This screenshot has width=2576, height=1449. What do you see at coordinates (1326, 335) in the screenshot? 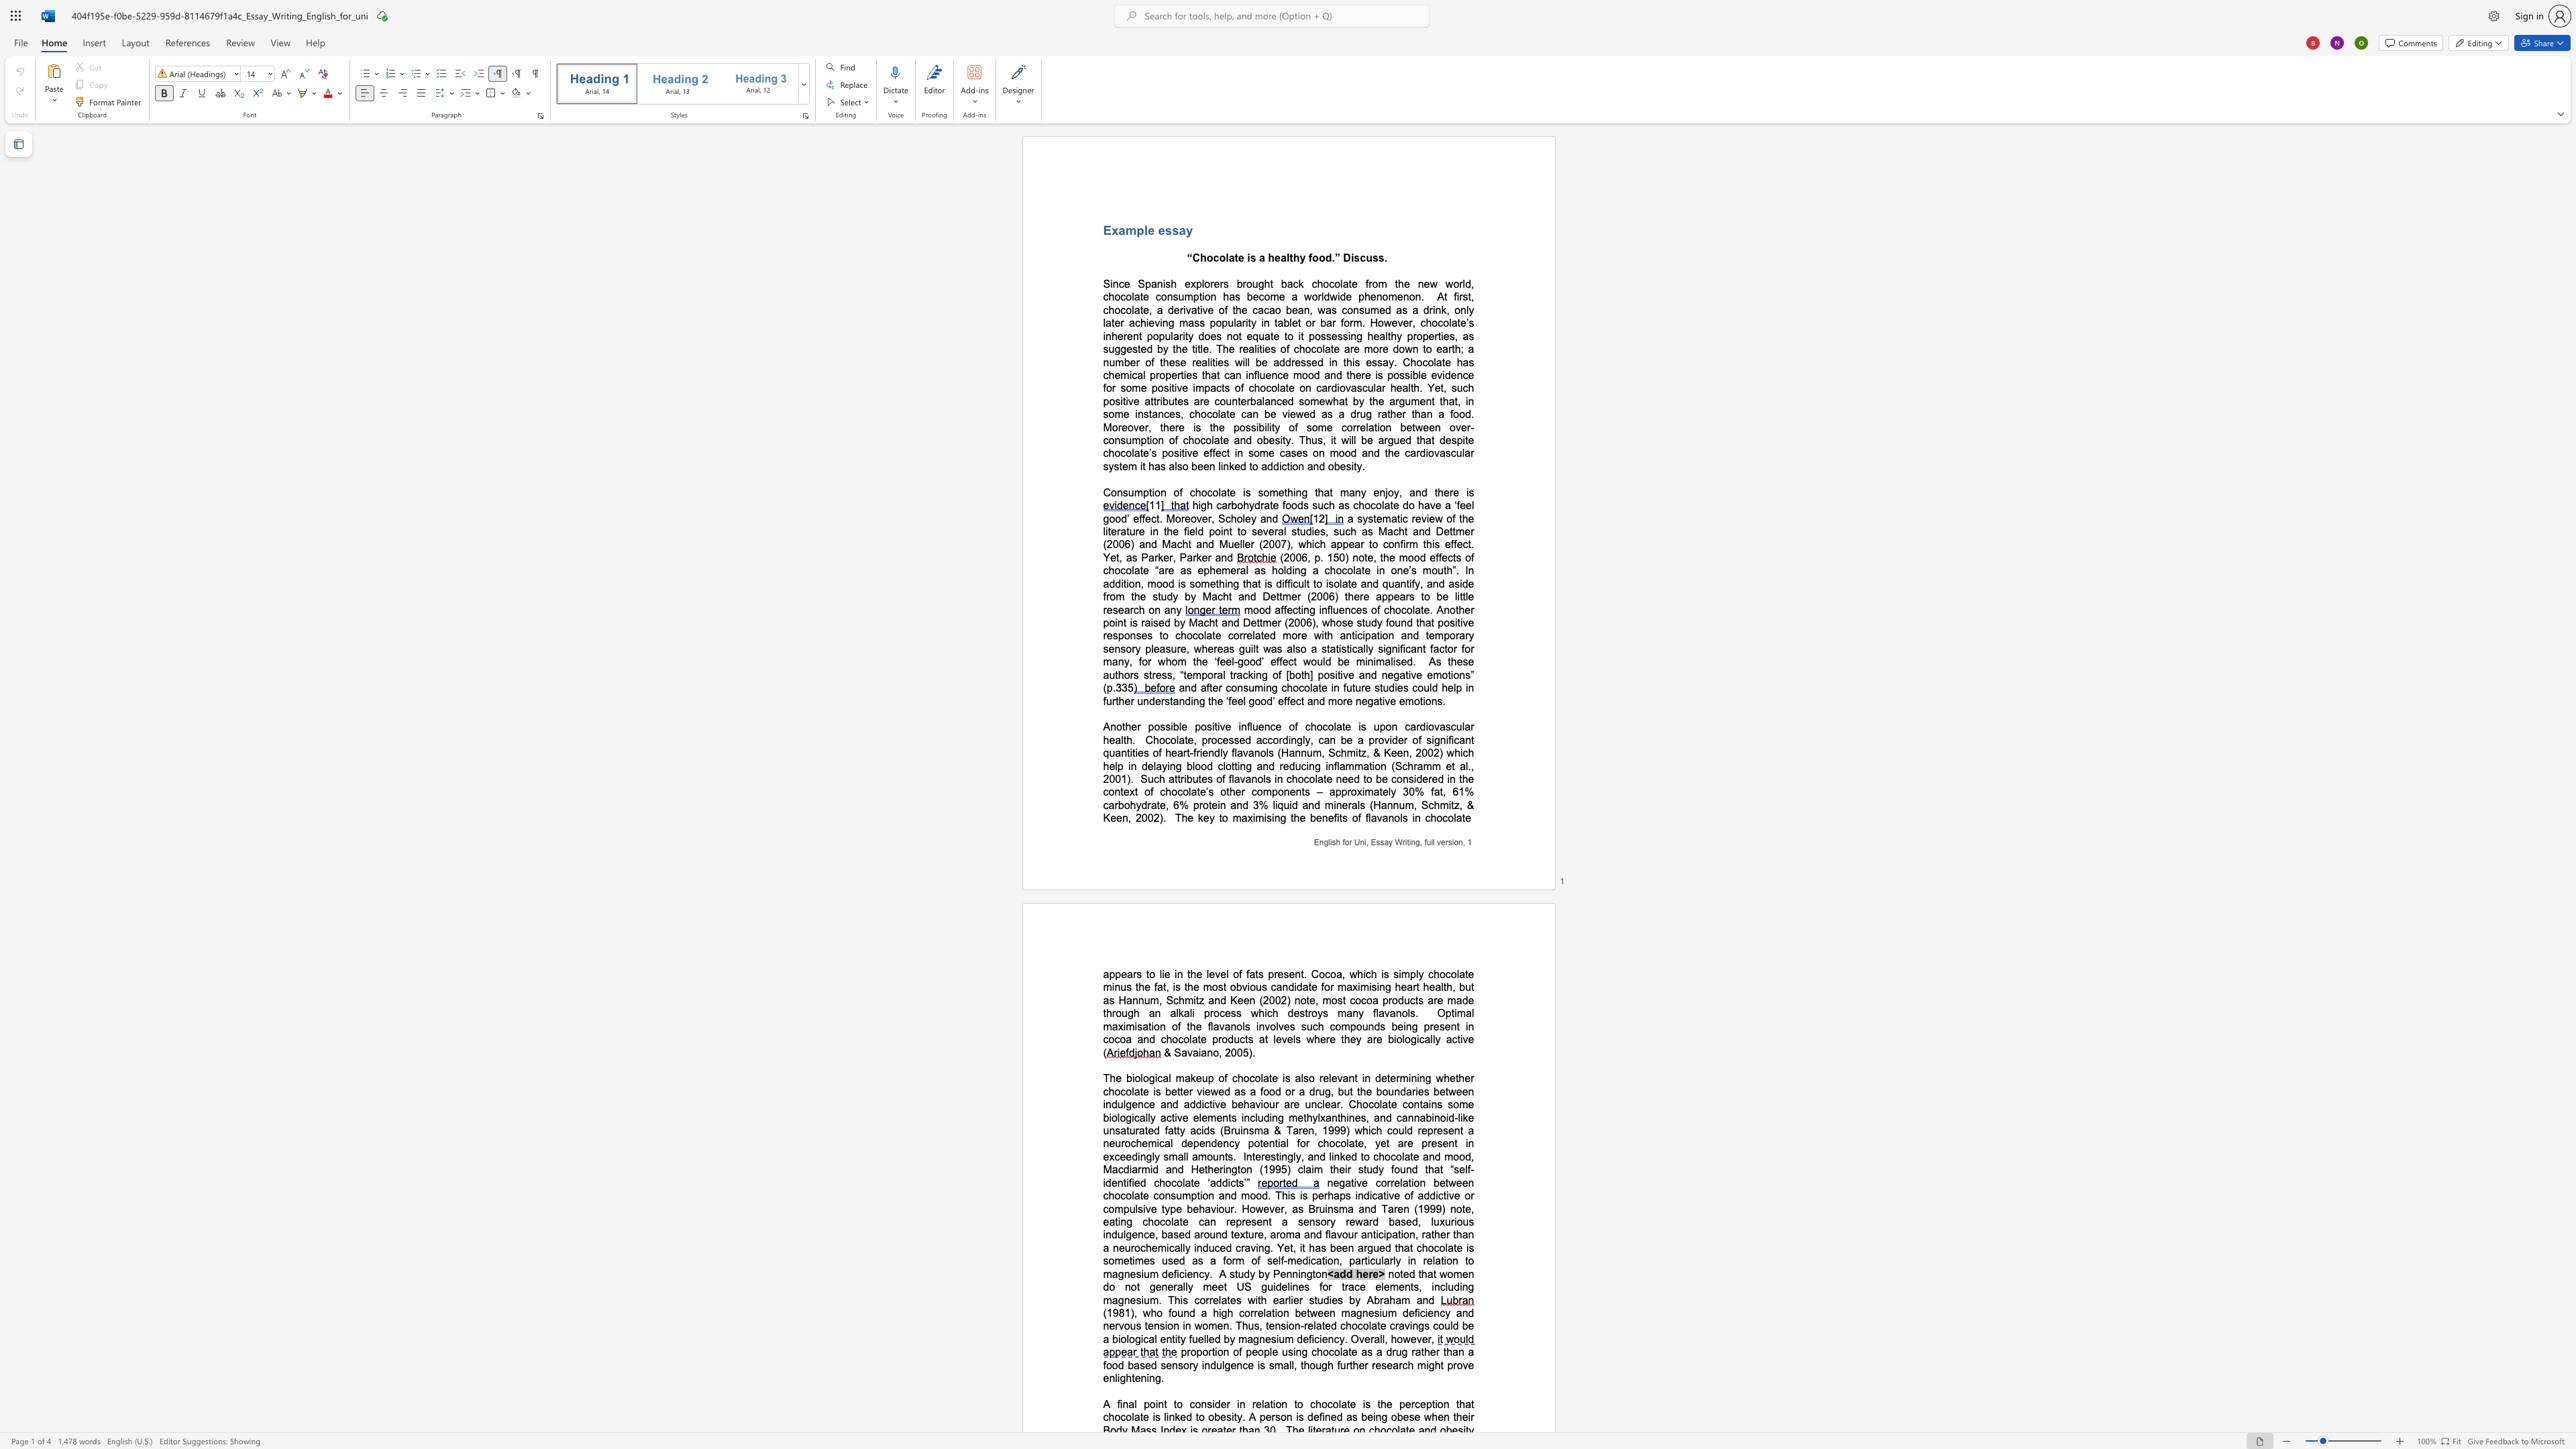
I see `the subset text "sessin" within the text "possessing"` at bounding box center [1326, 335].